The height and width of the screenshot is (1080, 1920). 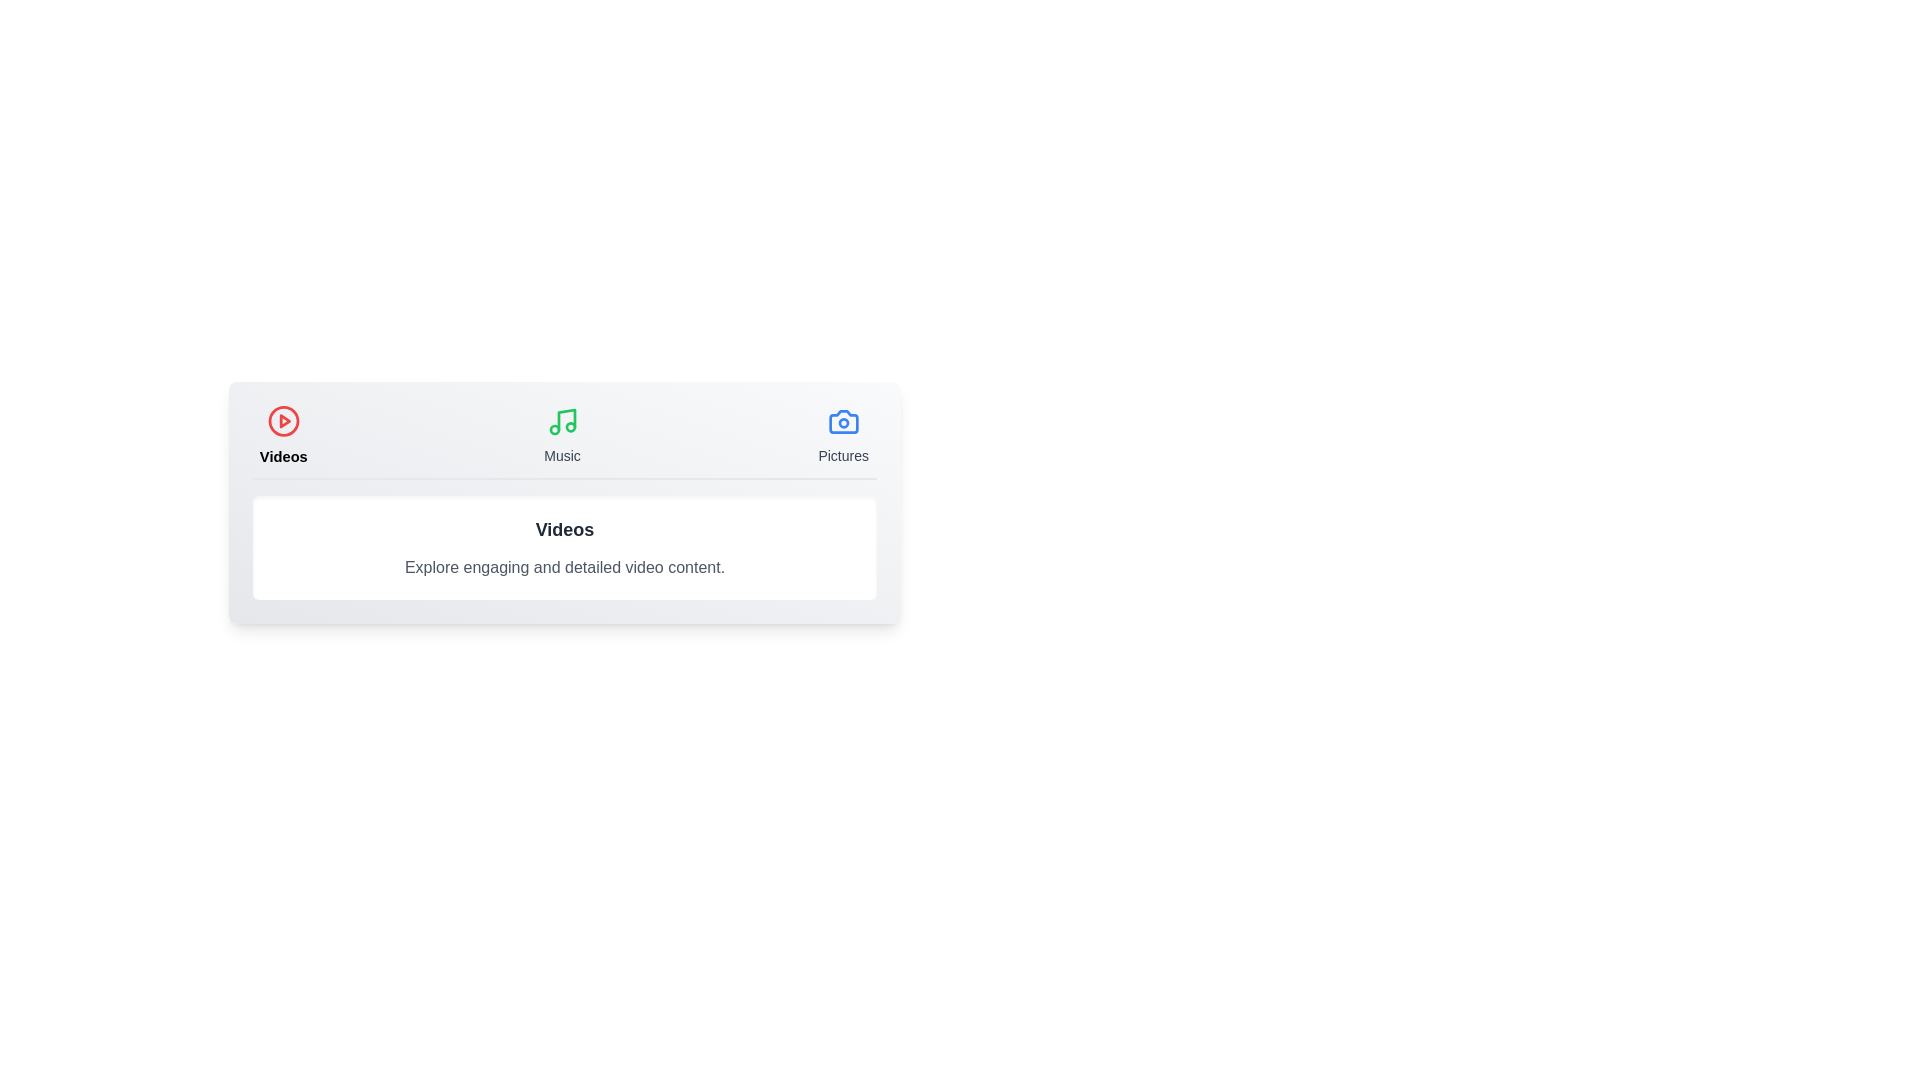 I want to click on the Pictures tab by clicking on its button, so click(x=843, y=434).